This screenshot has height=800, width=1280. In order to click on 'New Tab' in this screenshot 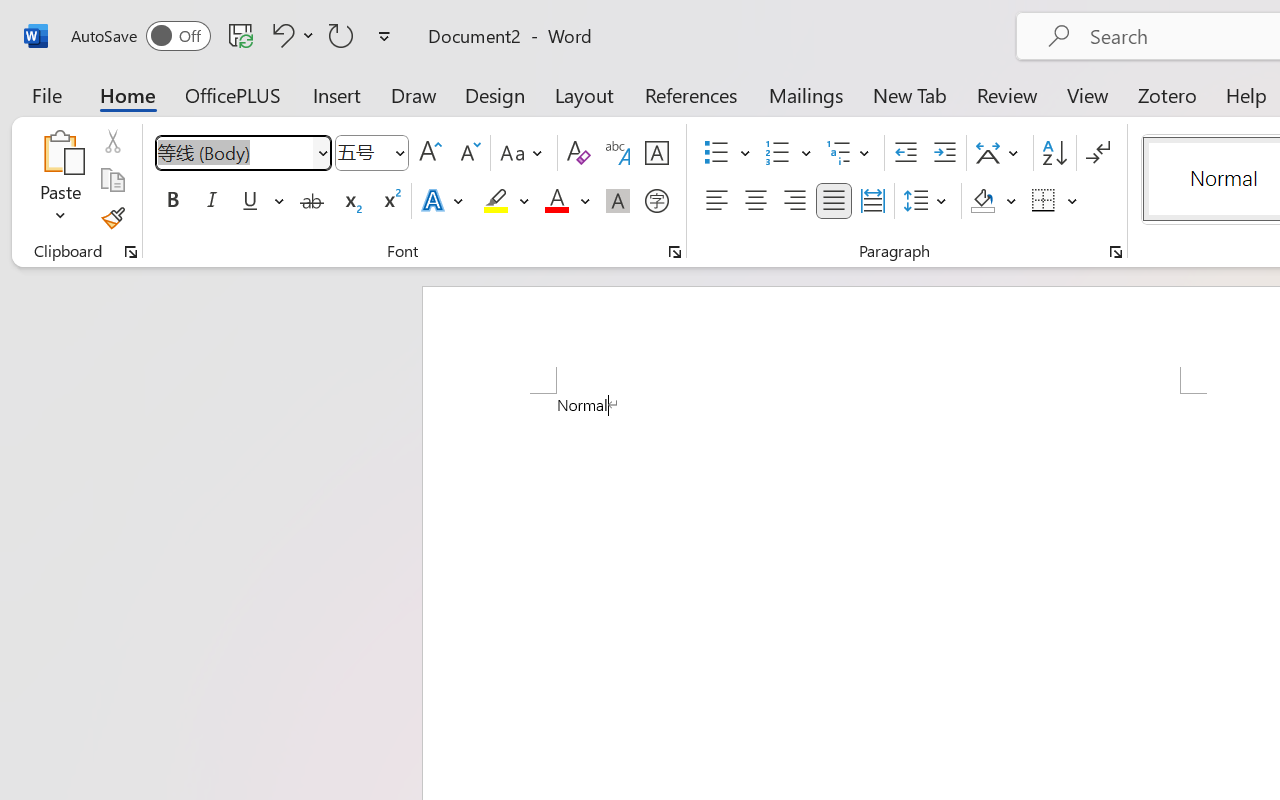, I will do `click(909, 94)`.